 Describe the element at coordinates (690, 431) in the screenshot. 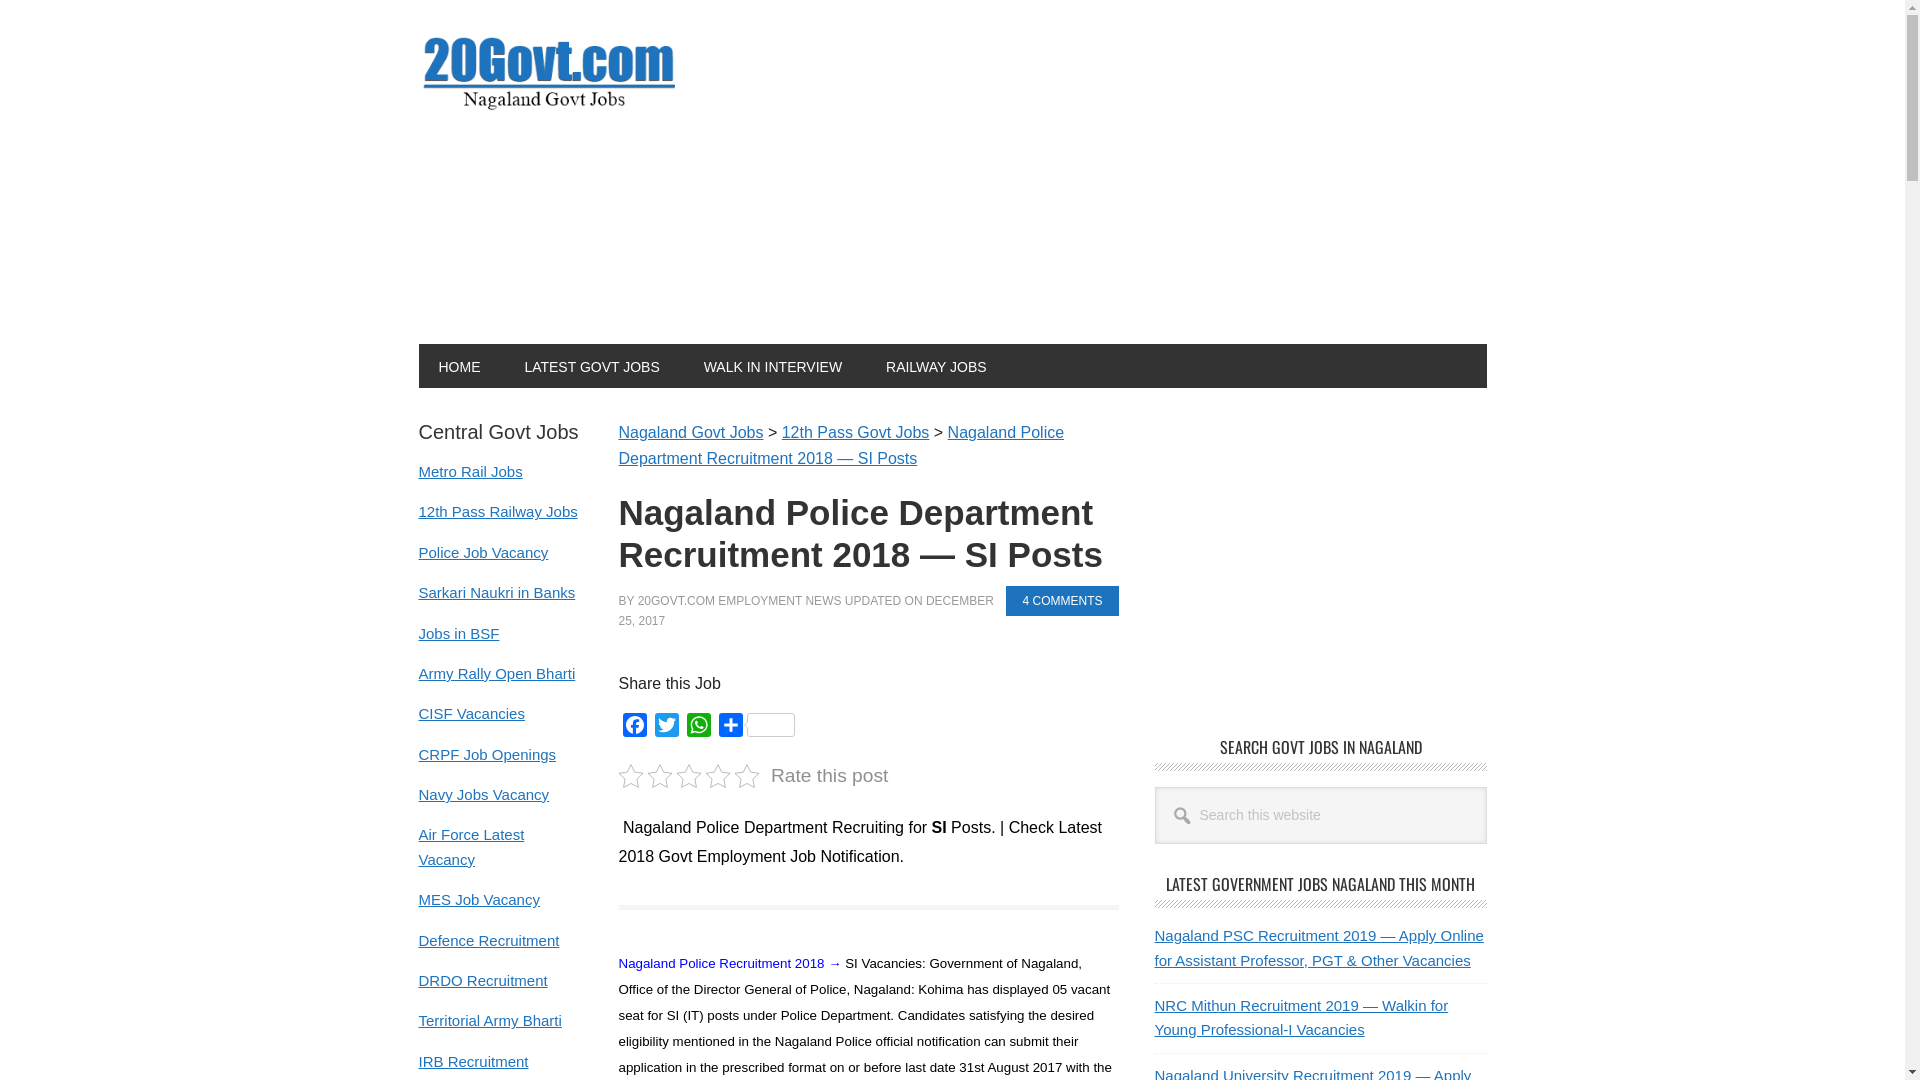

I see `'Nagaland Govt Jobs'` at that location.